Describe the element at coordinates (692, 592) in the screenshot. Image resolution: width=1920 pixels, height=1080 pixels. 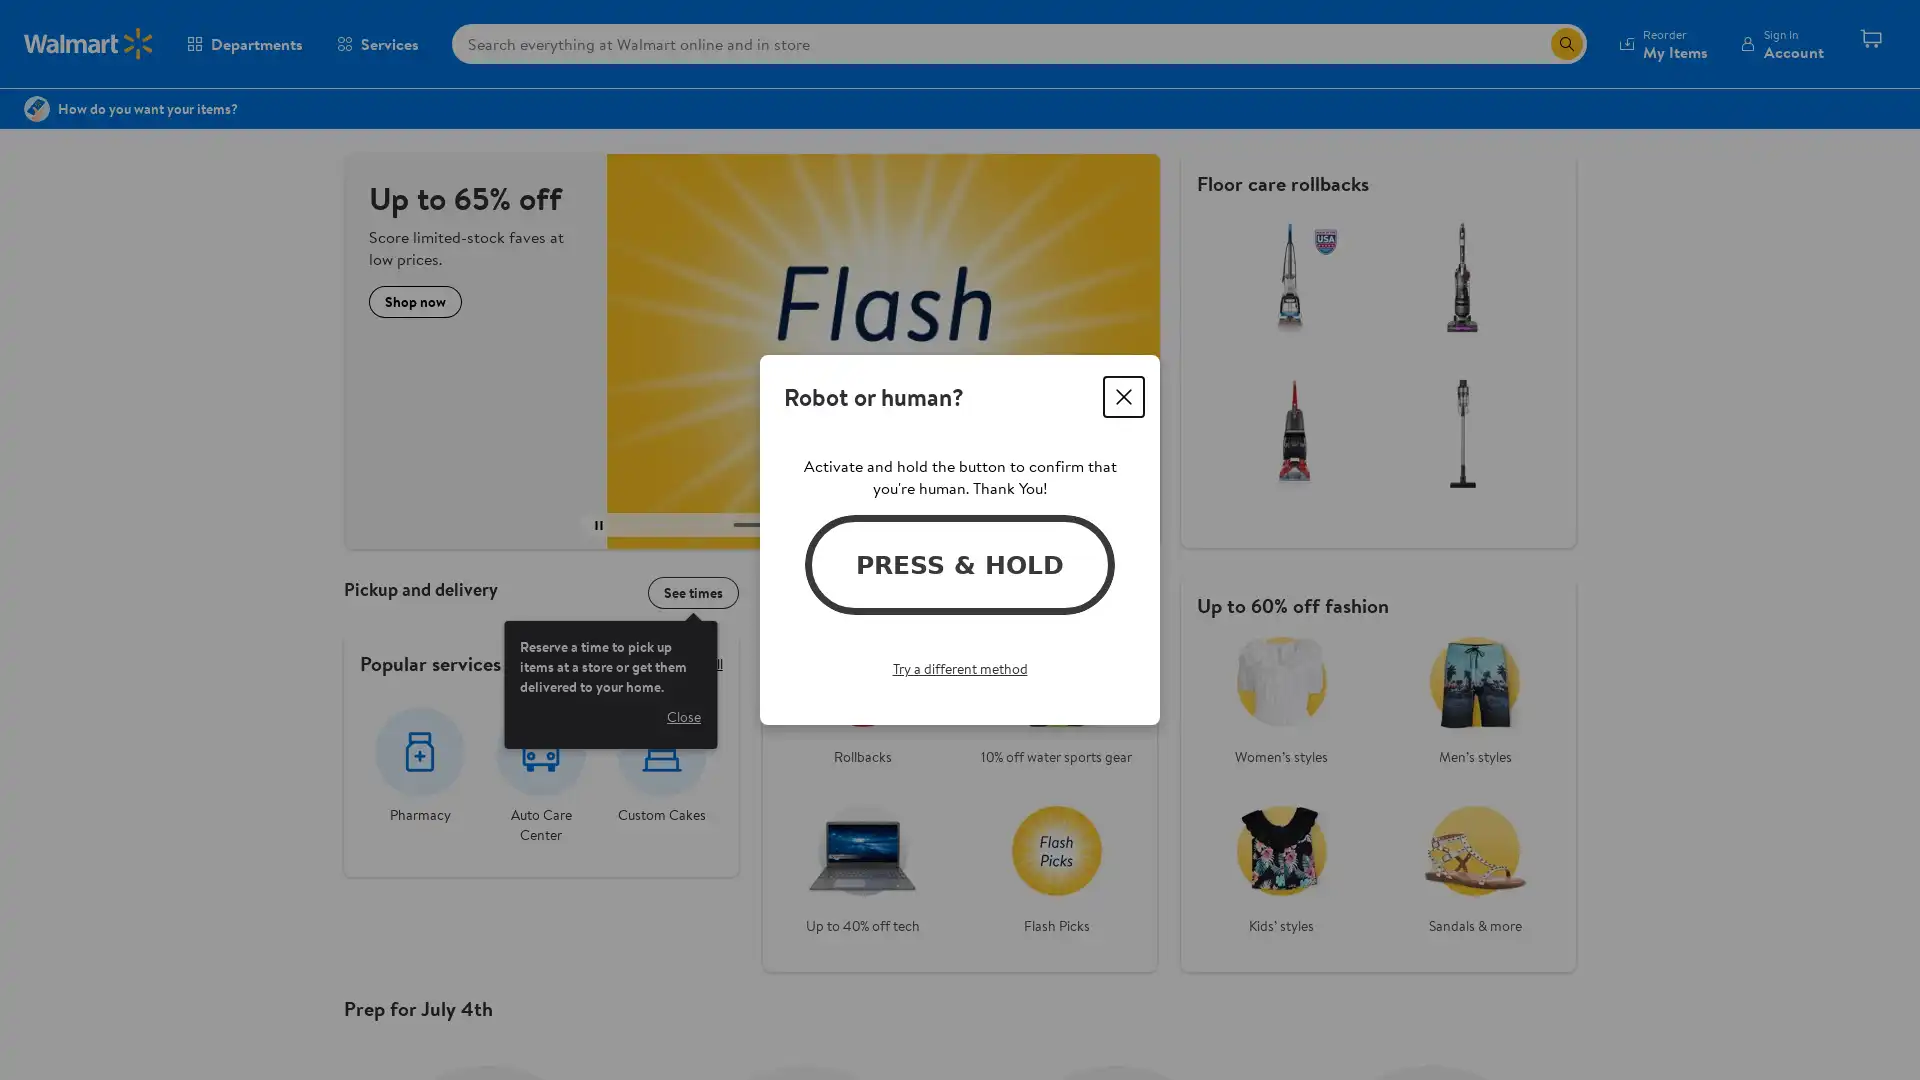
I see `See times Reserve a time to pick up items at a store or get them delivered to your home.` at that location.